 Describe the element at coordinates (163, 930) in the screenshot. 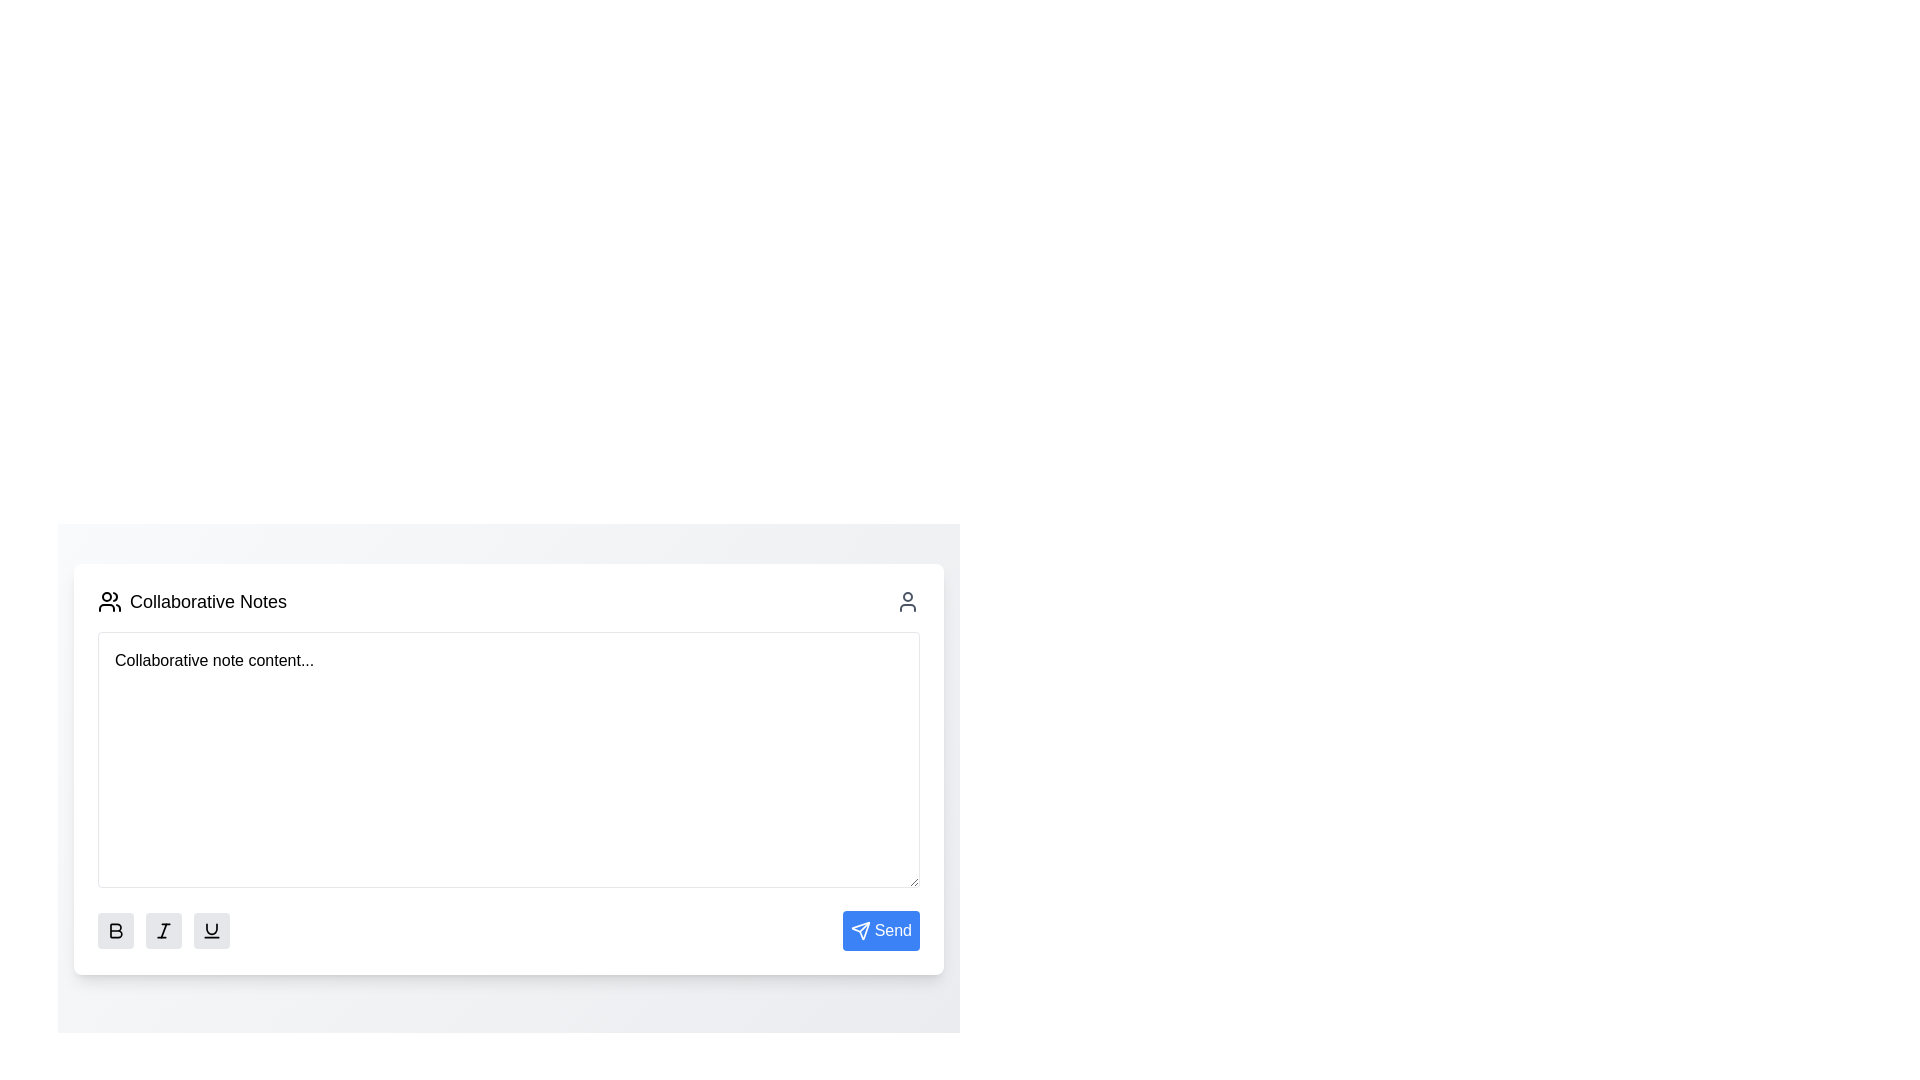

I see `the italic formatting button located between the bold icon button and the underline icon button, which is positioned below the text input area` at that location.